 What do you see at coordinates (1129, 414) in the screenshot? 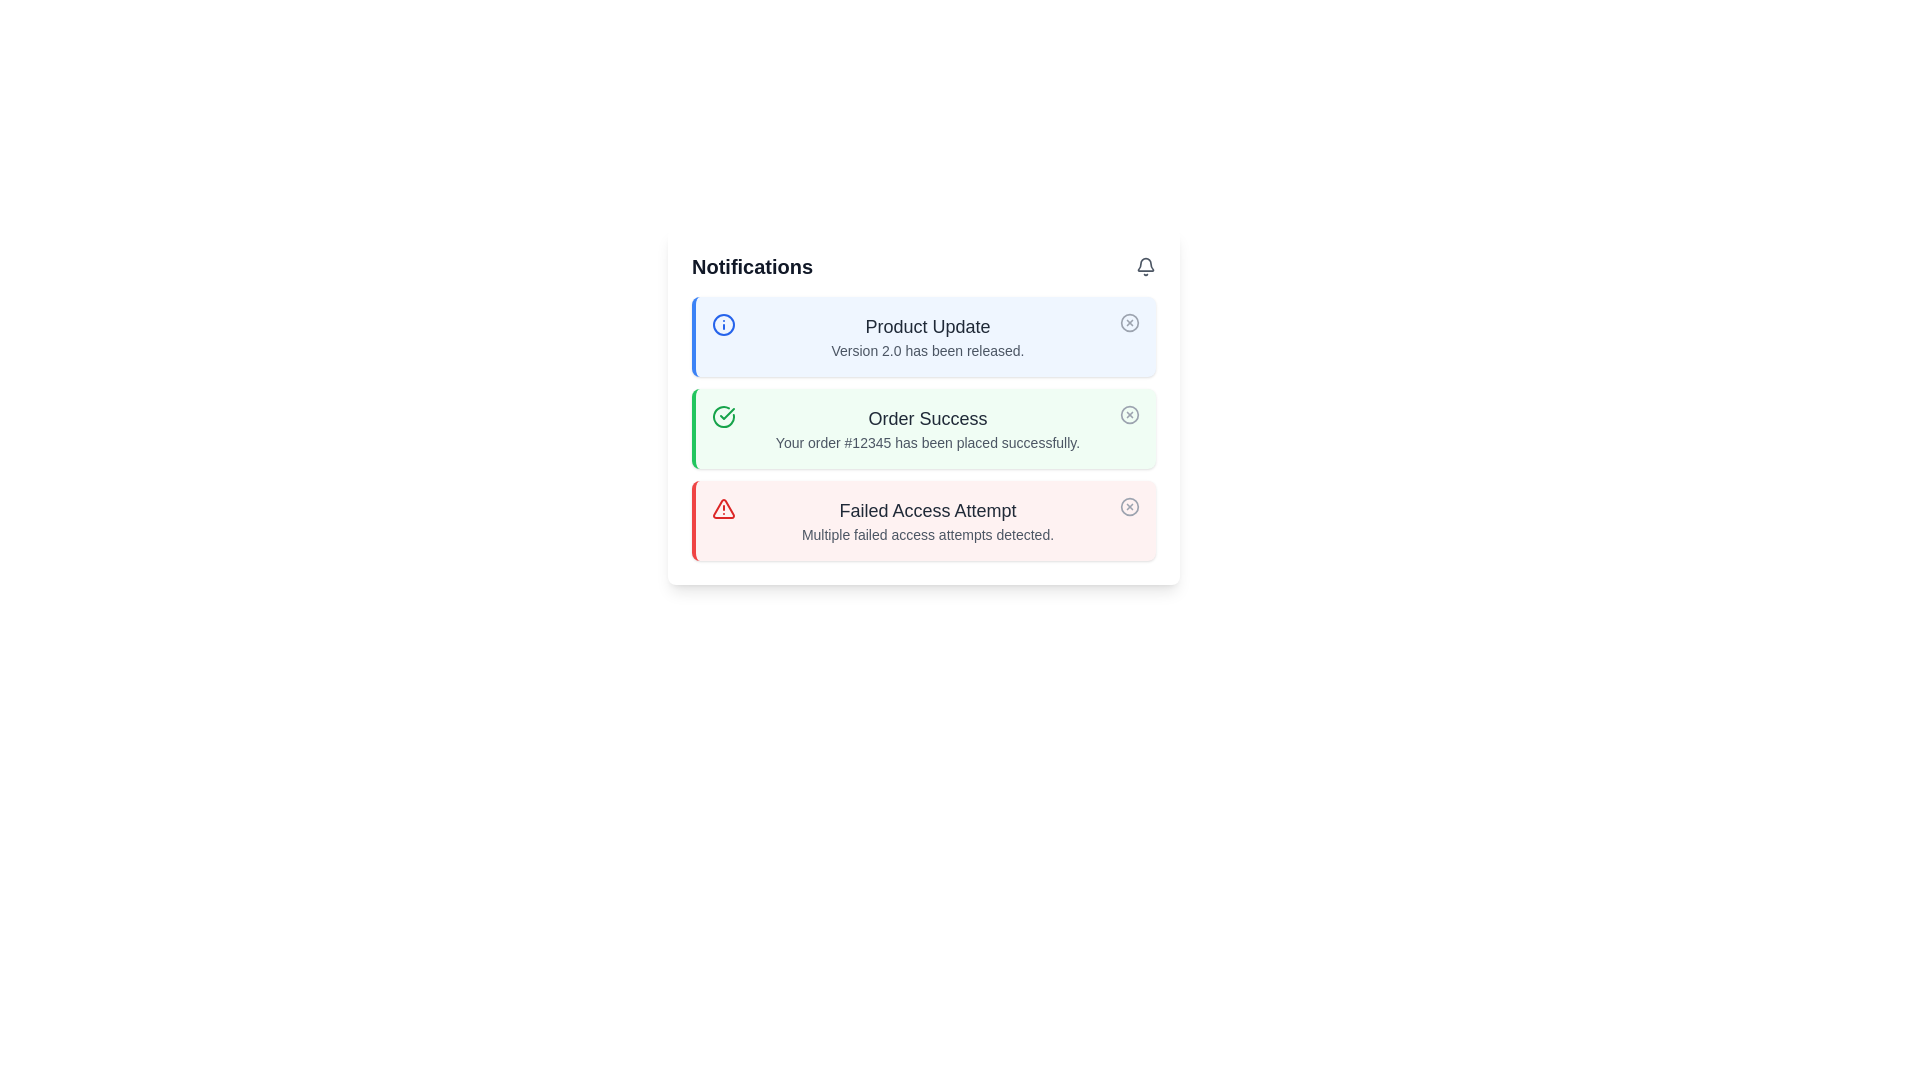
I see `the circular graphical element that is part of the dismiss button in the 'Order Success' notification row by clicking on it` at bounding box center [1129, 414].